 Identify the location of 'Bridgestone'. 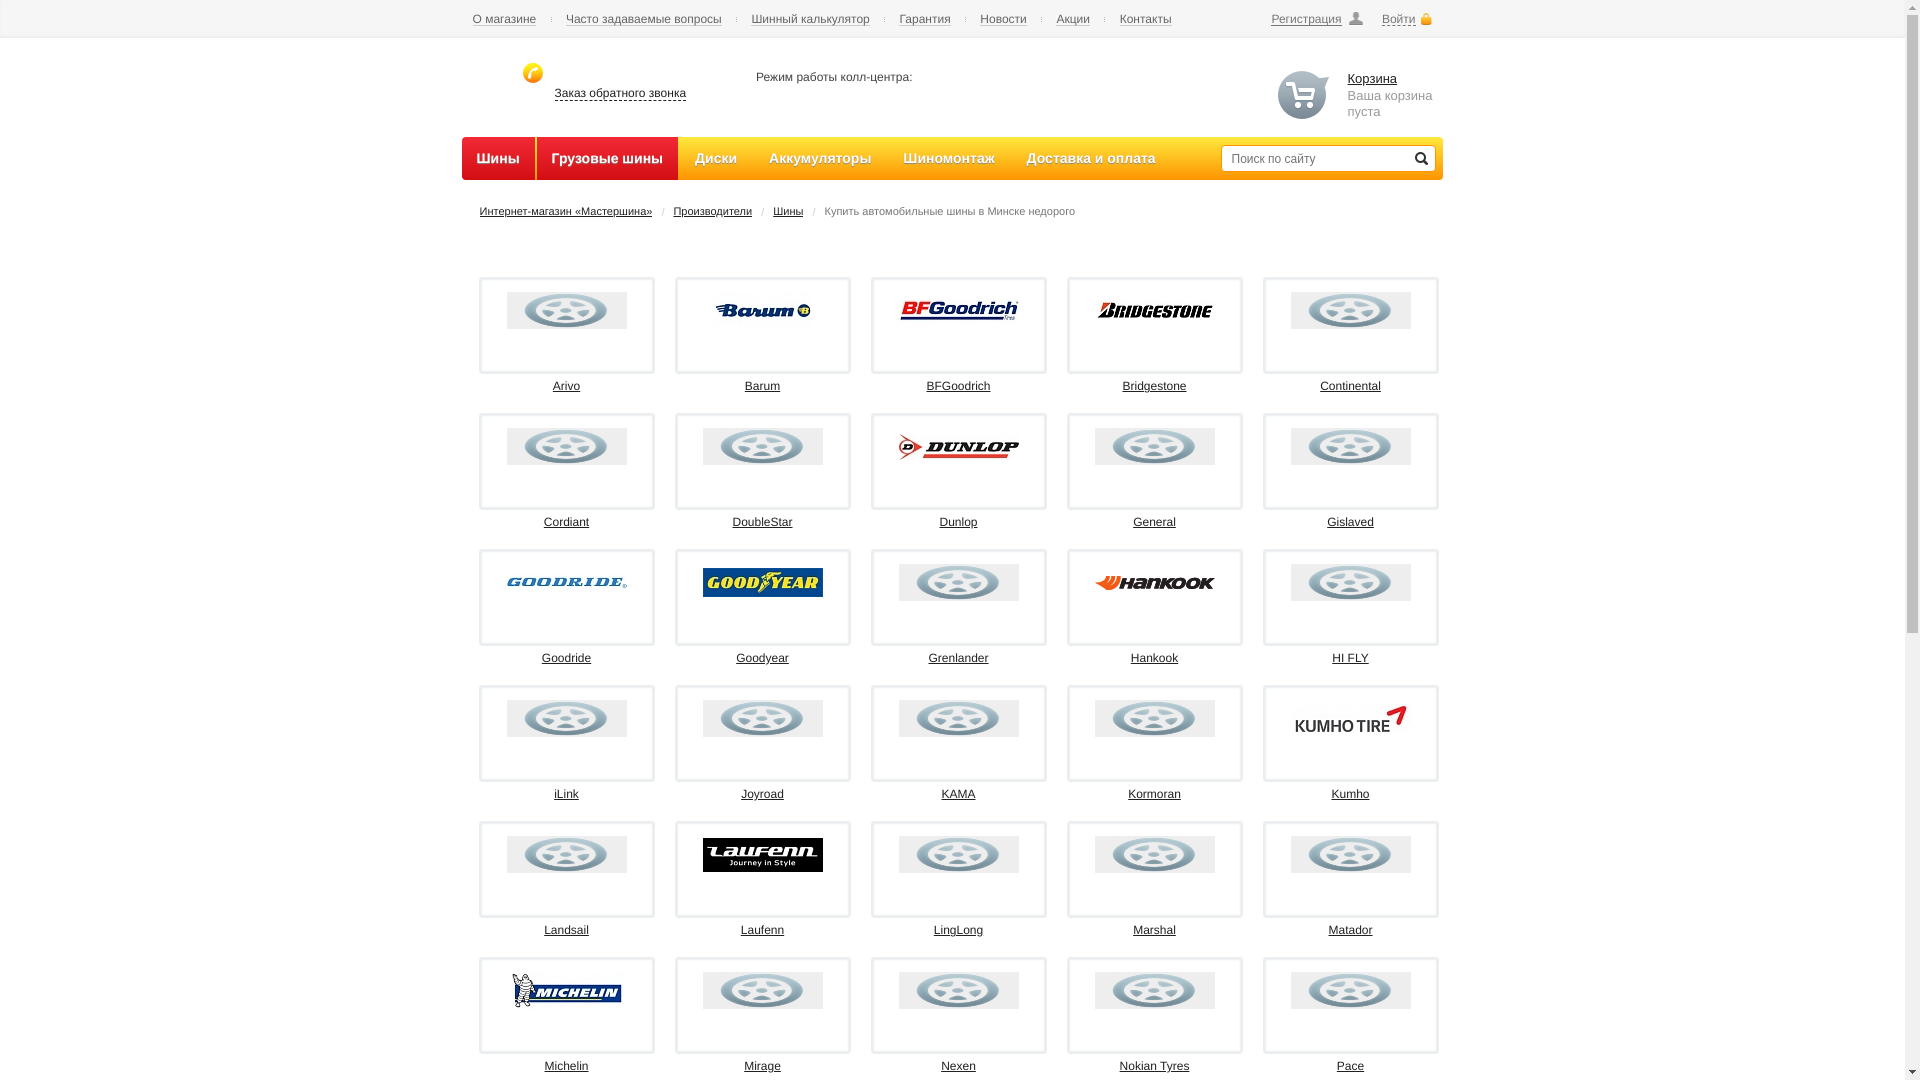
(1153, 385).